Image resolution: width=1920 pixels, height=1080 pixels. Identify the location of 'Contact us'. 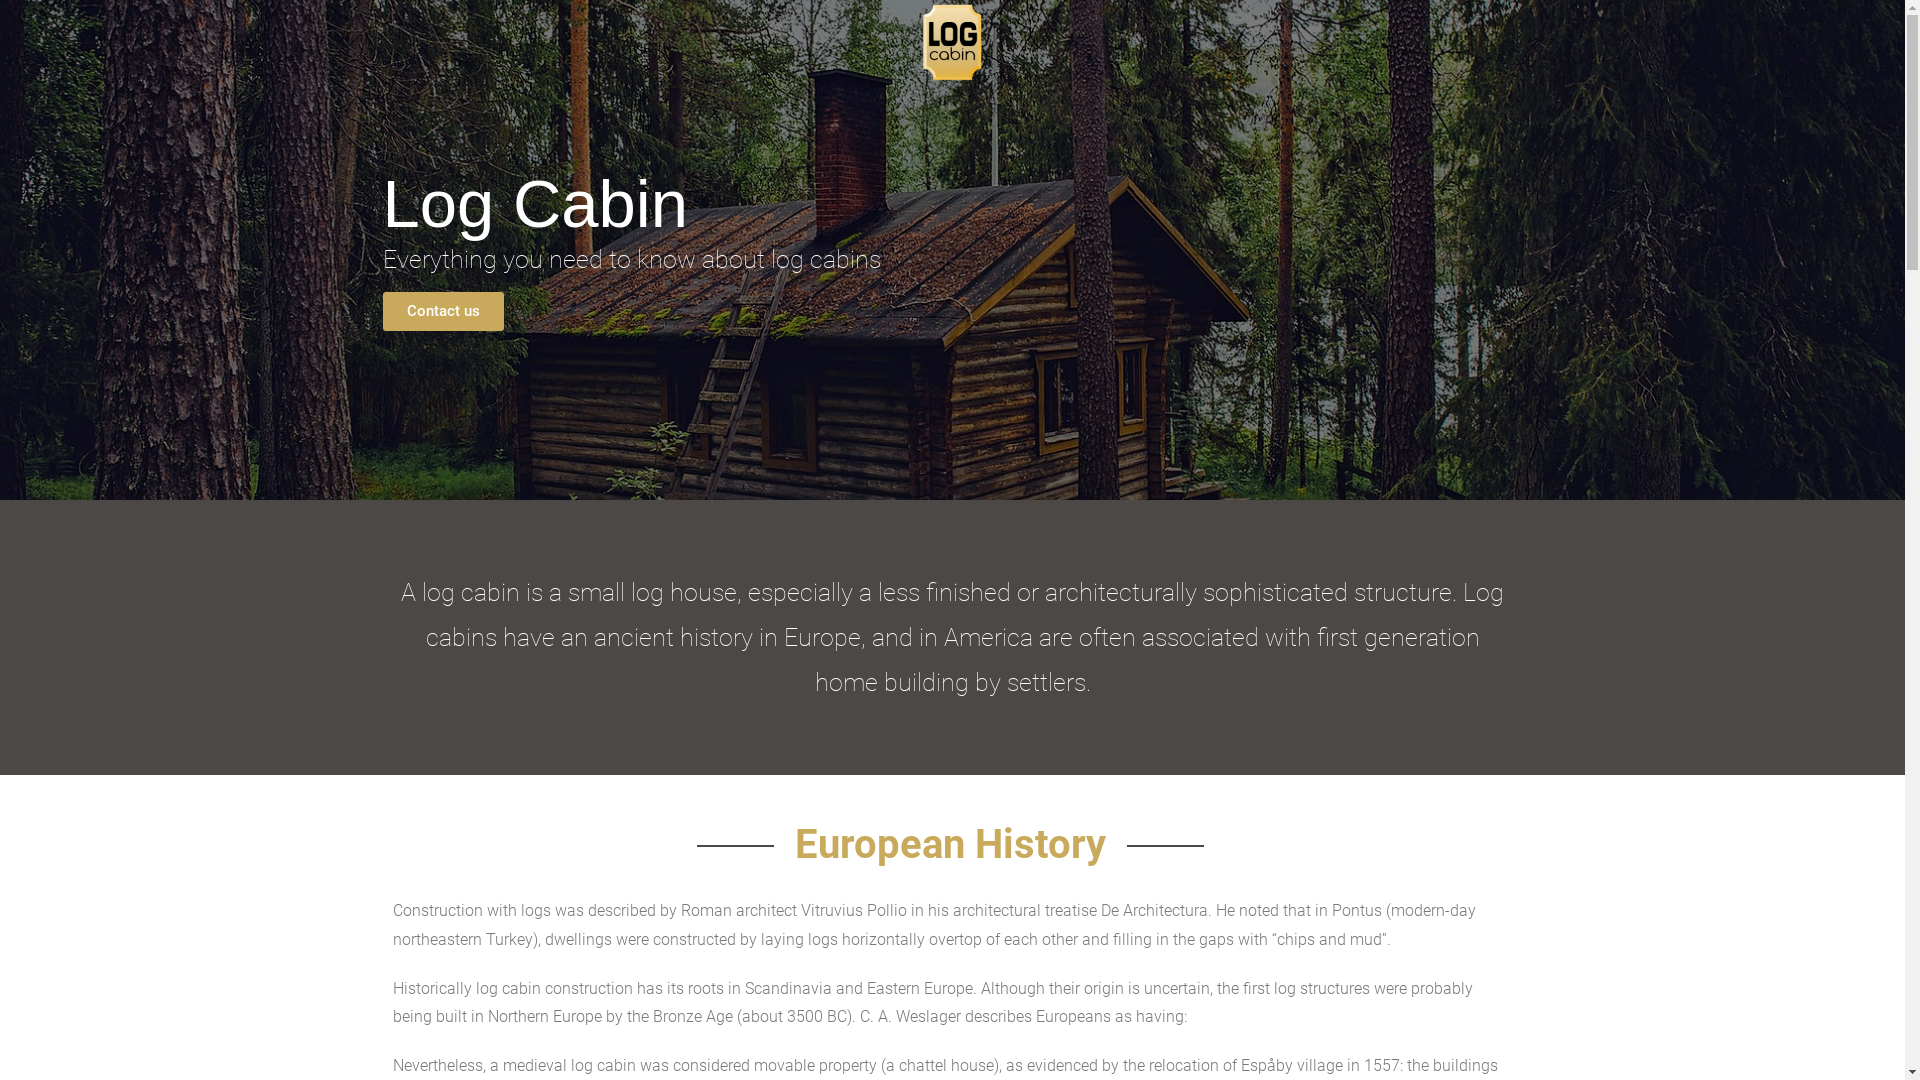
(441, 311).